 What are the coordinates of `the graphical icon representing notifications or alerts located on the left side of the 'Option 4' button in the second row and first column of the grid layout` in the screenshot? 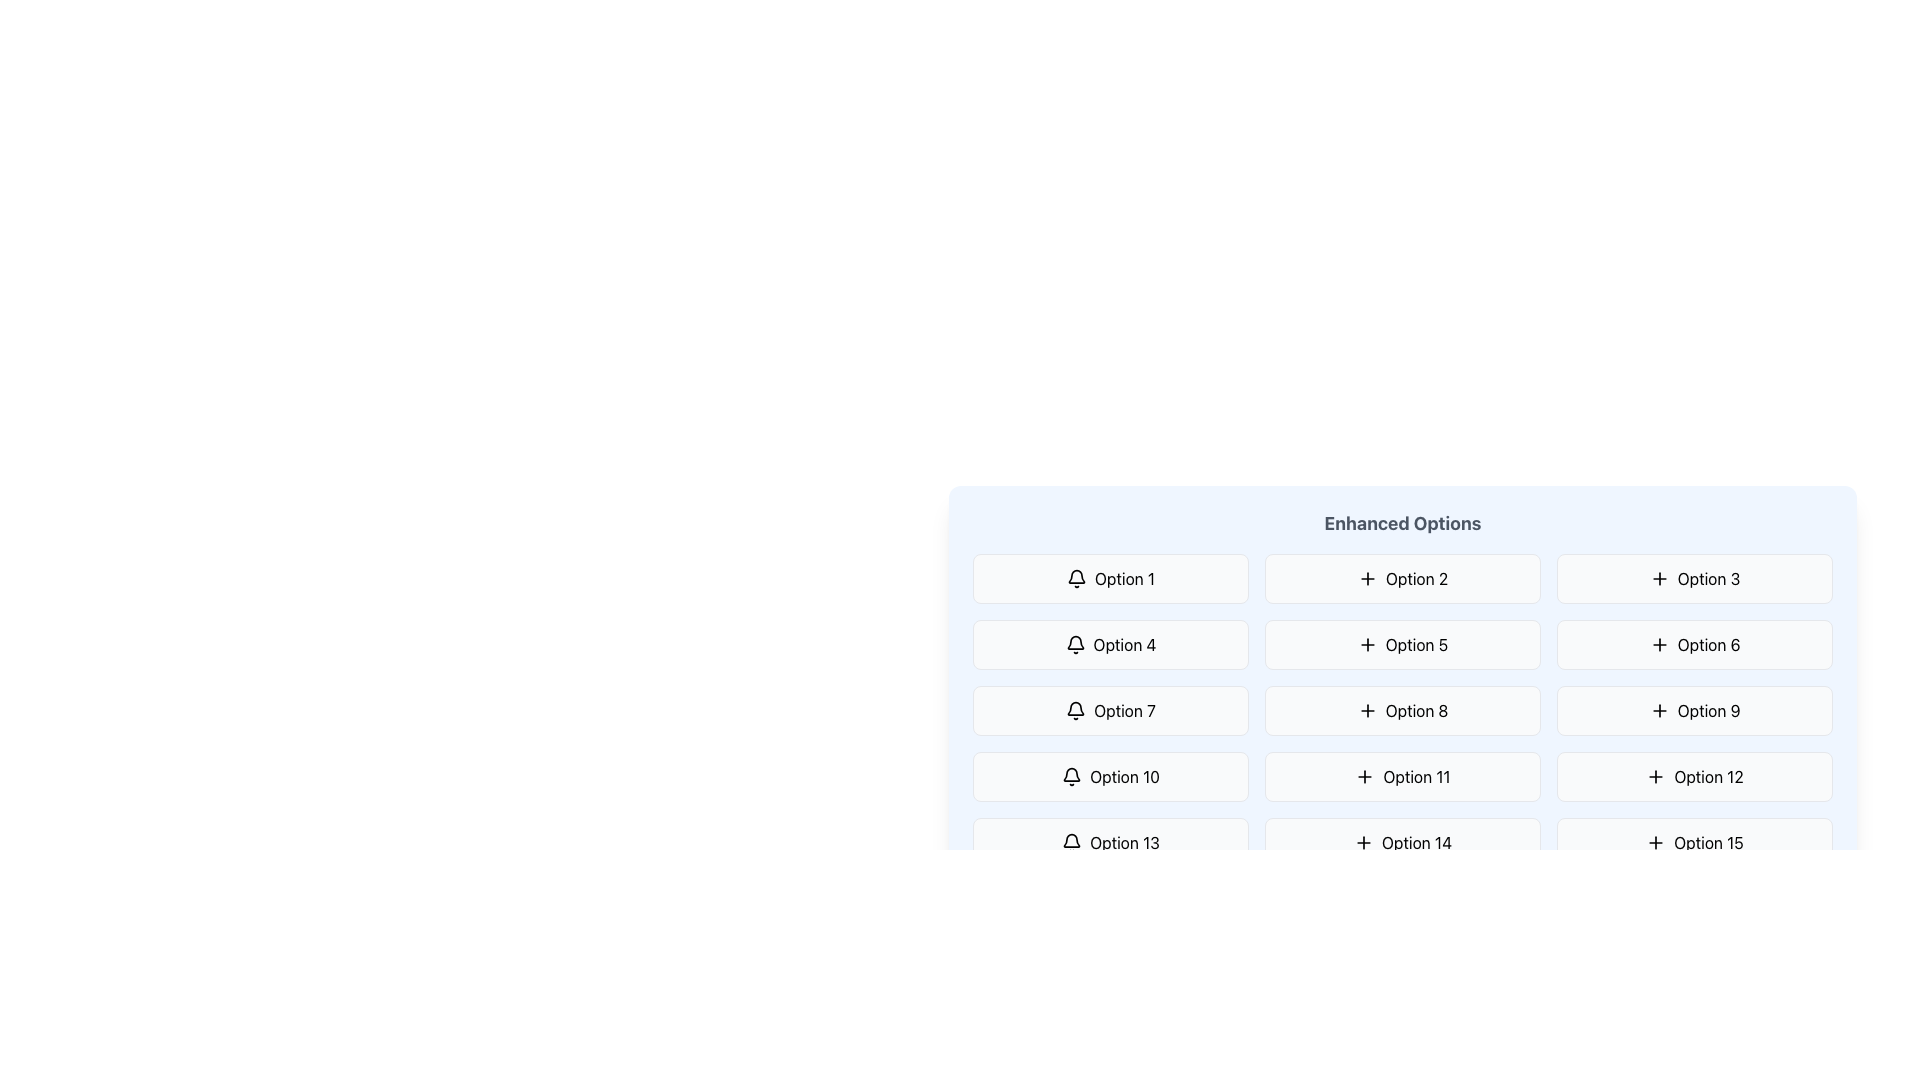 It's located at (1074, 644).